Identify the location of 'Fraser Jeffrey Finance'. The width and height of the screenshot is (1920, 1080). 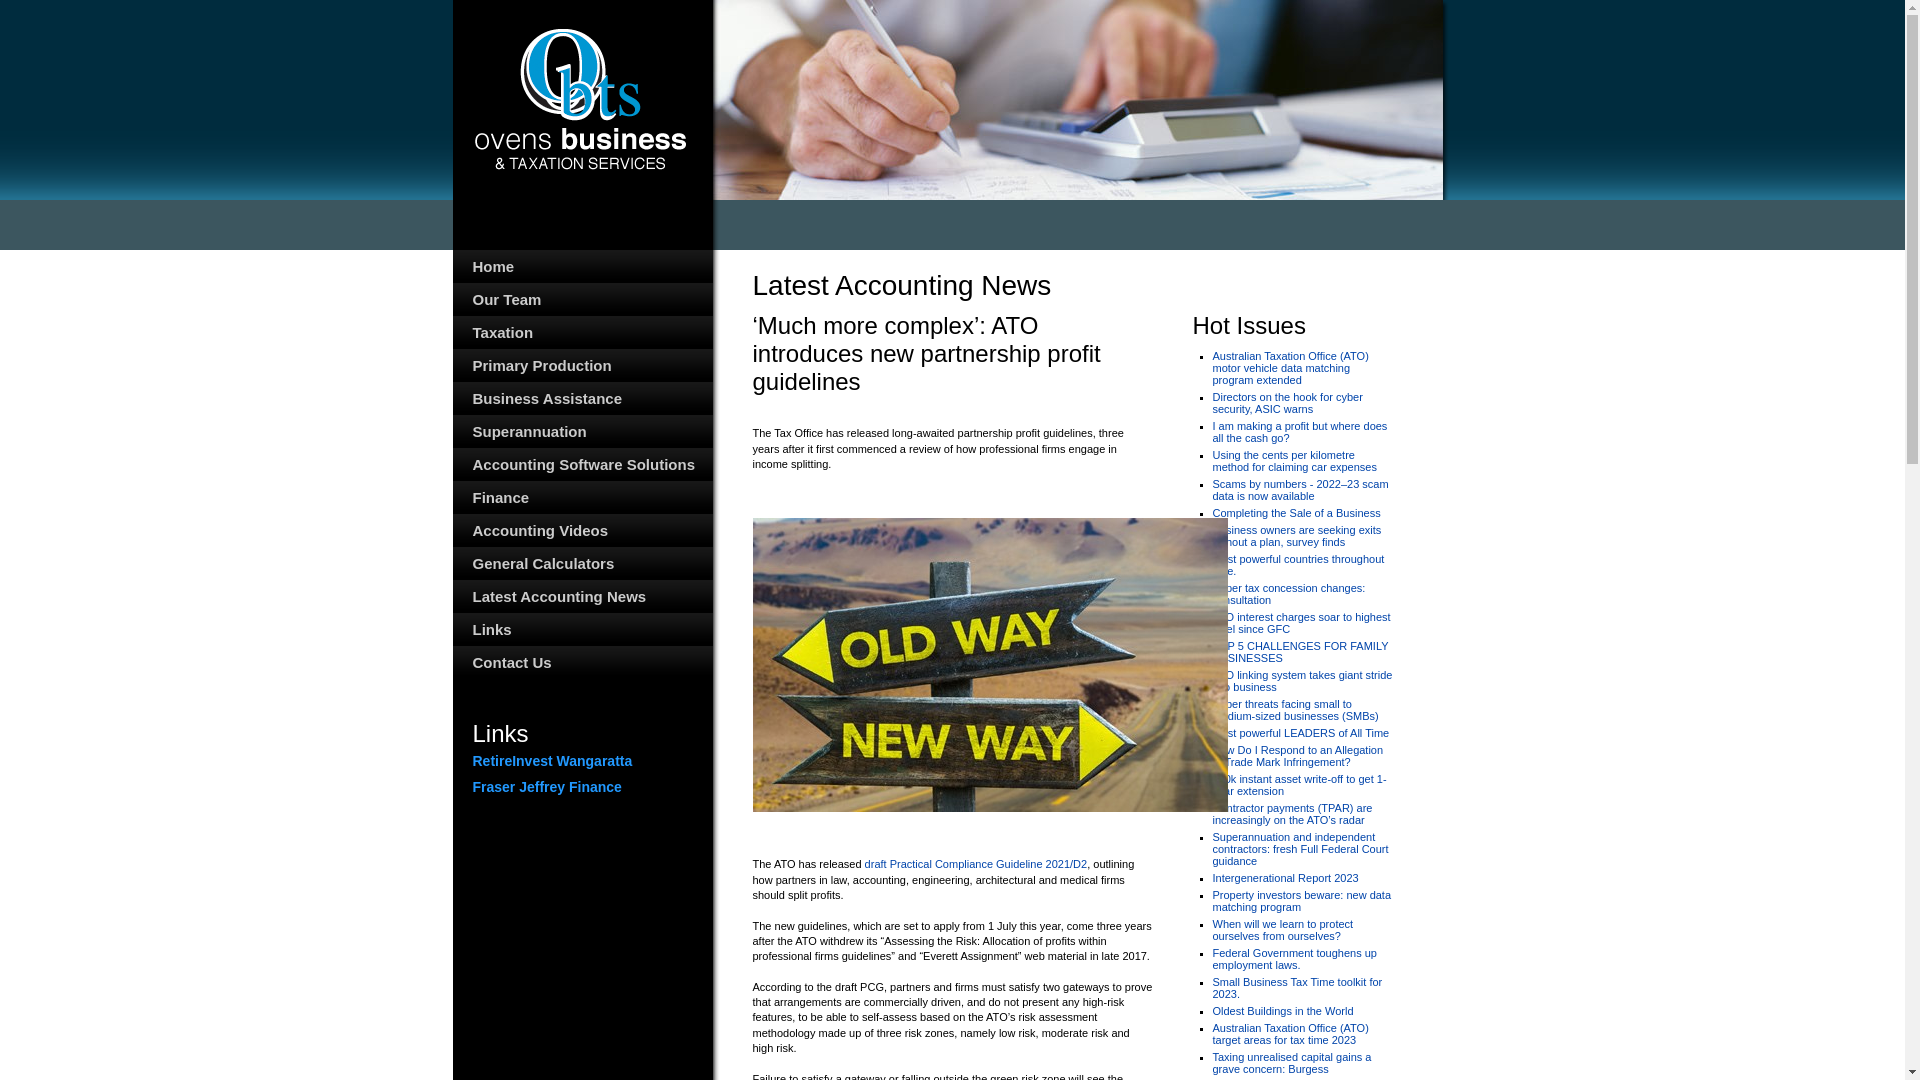
(470, 785).